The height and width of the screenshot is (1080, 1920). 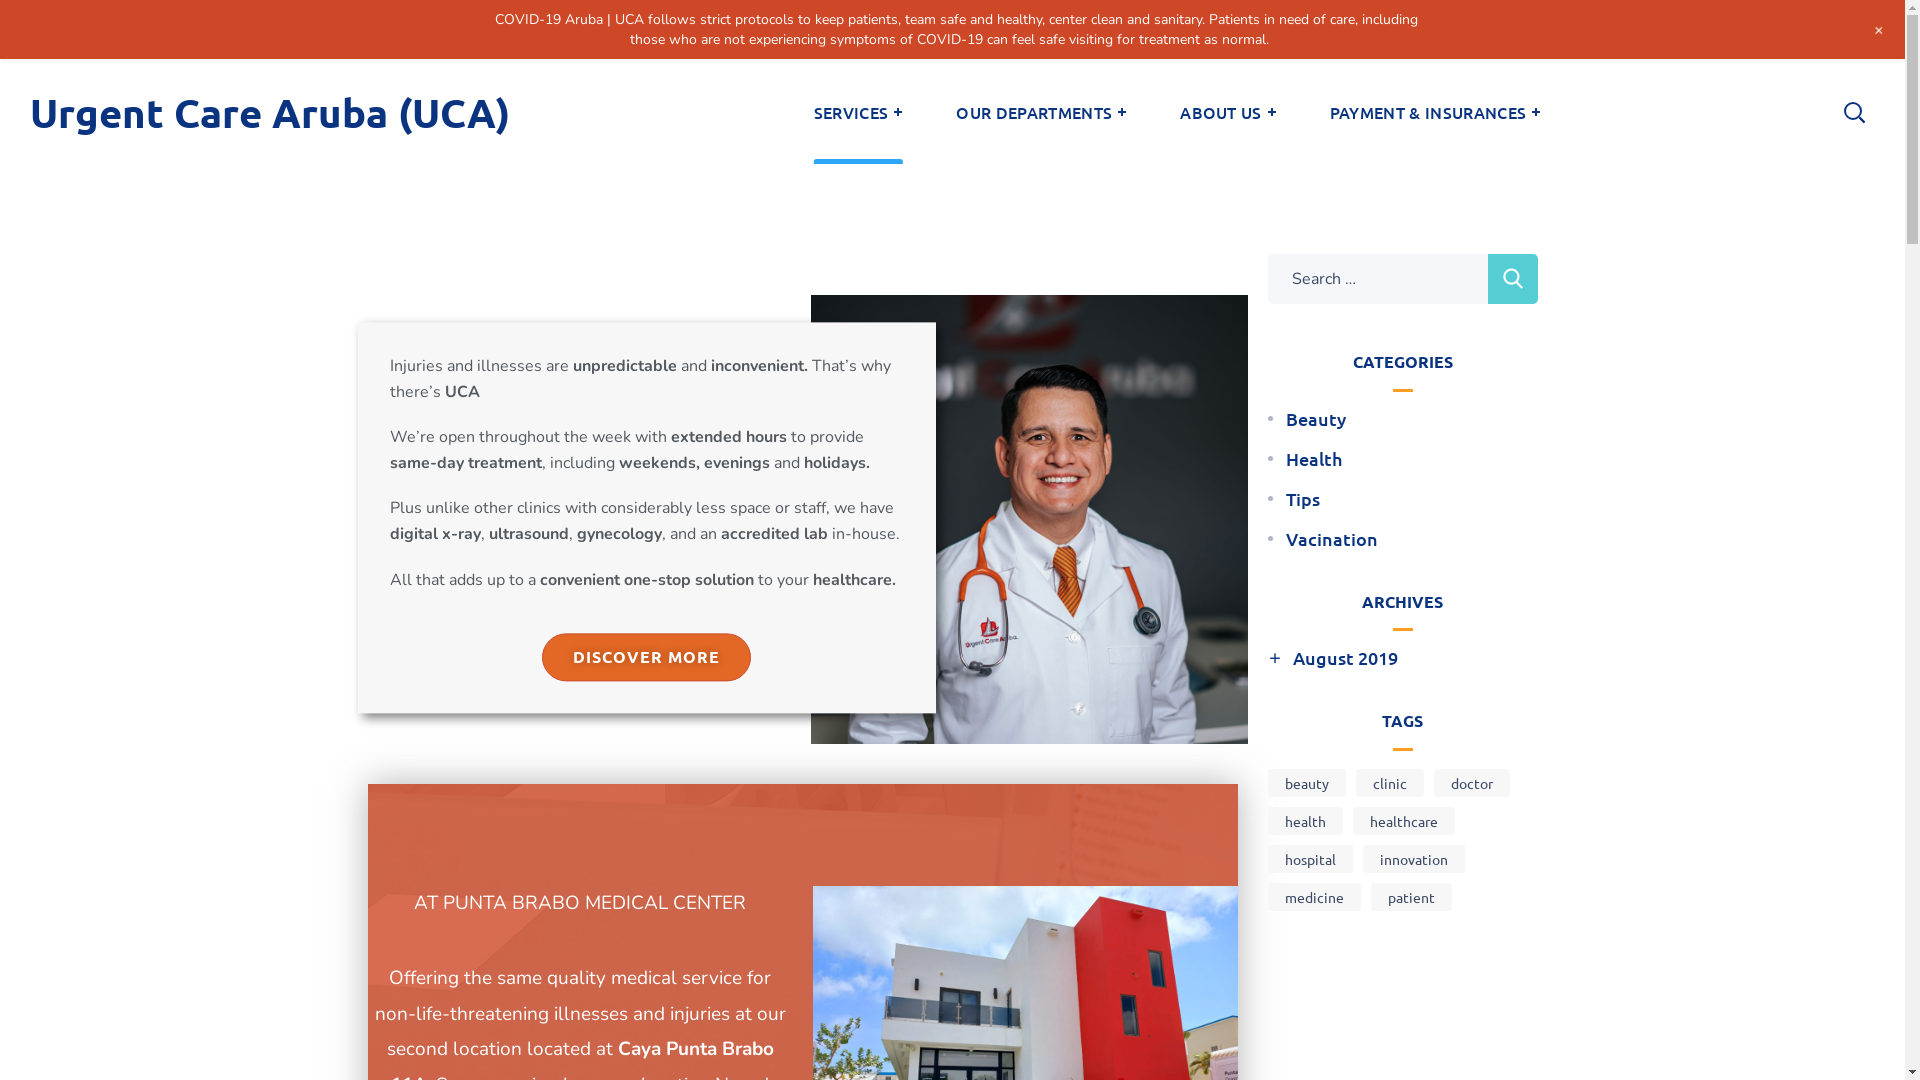 I want to click on 'Beauty', so click(x=1315, y=418).